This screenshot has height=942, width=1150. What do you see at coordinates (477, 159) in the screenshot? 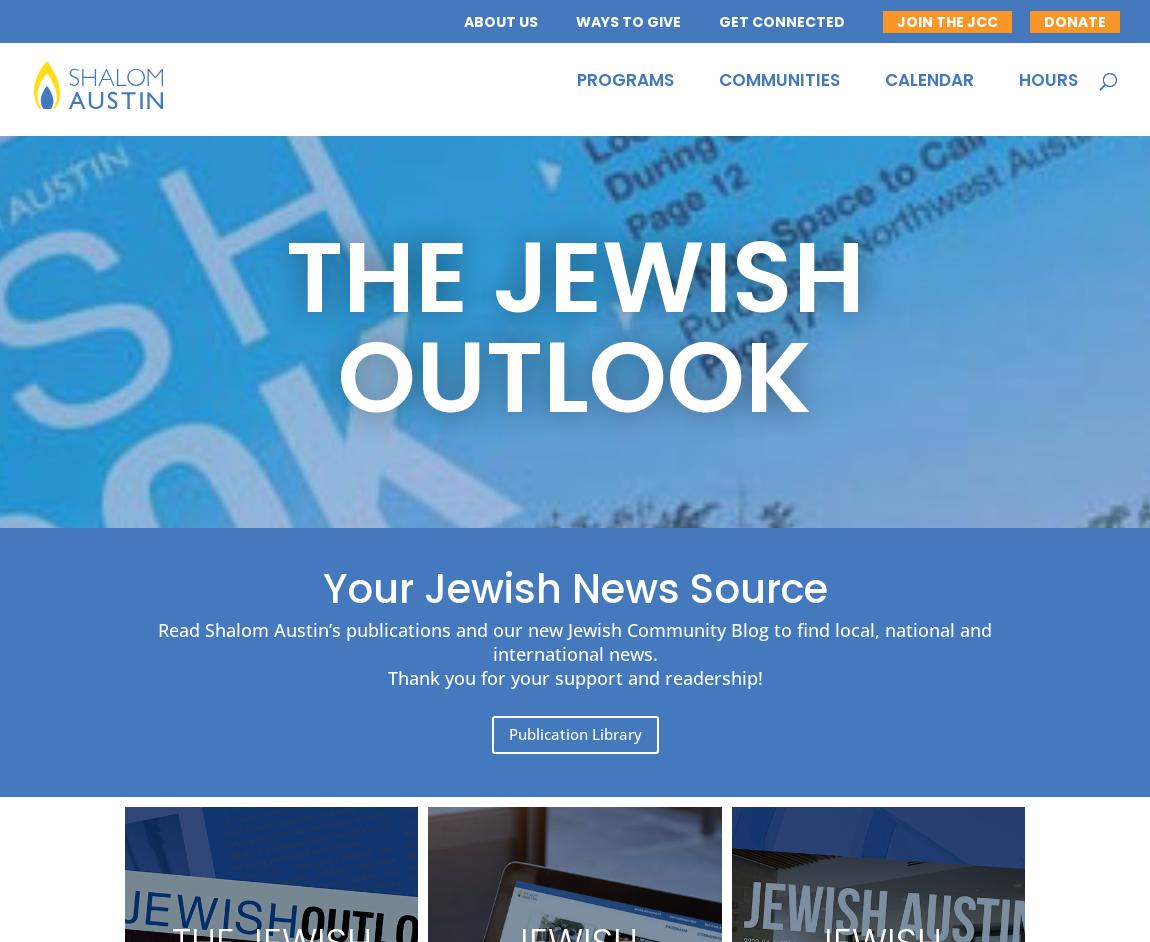
I see `'Amenities'` at bounding box center [477, 159].